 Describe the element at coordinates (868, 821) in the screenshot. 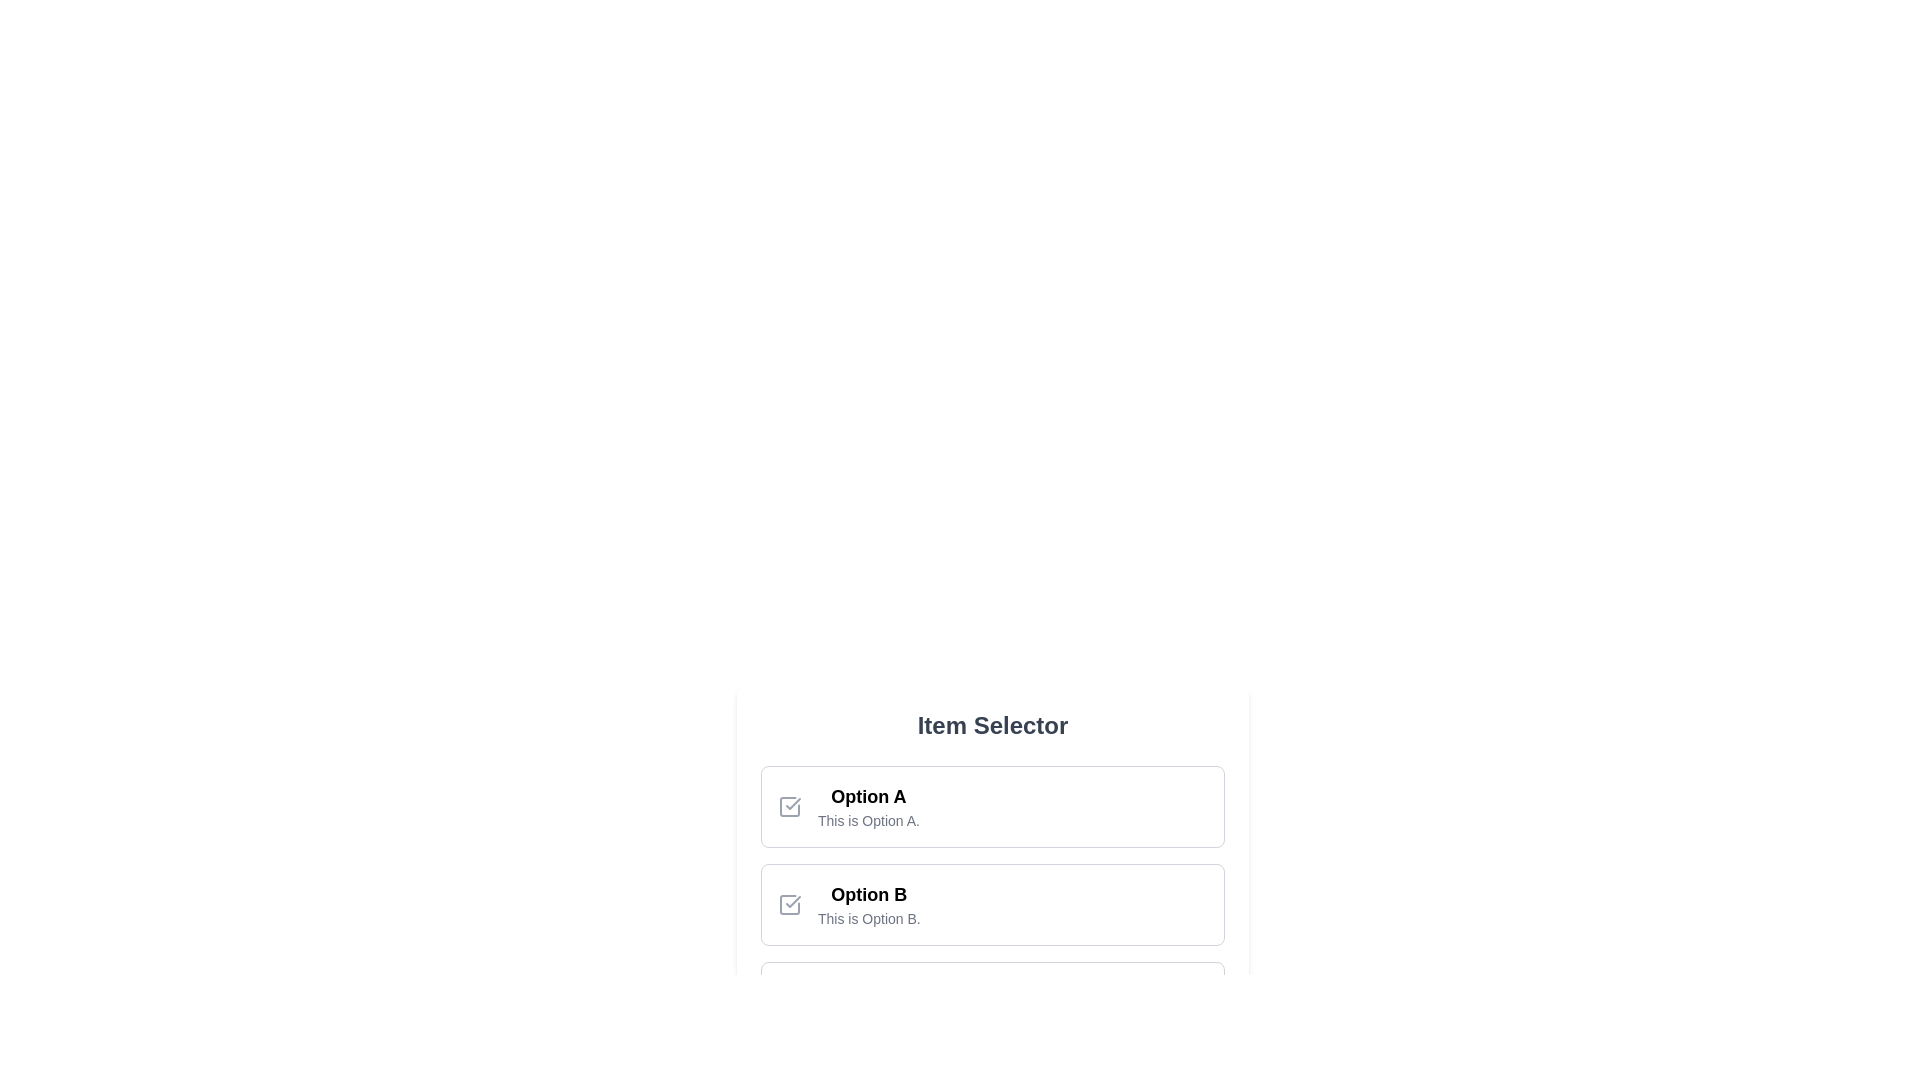

I see `the text label providing additional information about 'Option A' located under the 'Option A' header in the first card of the vertical list` at that location.